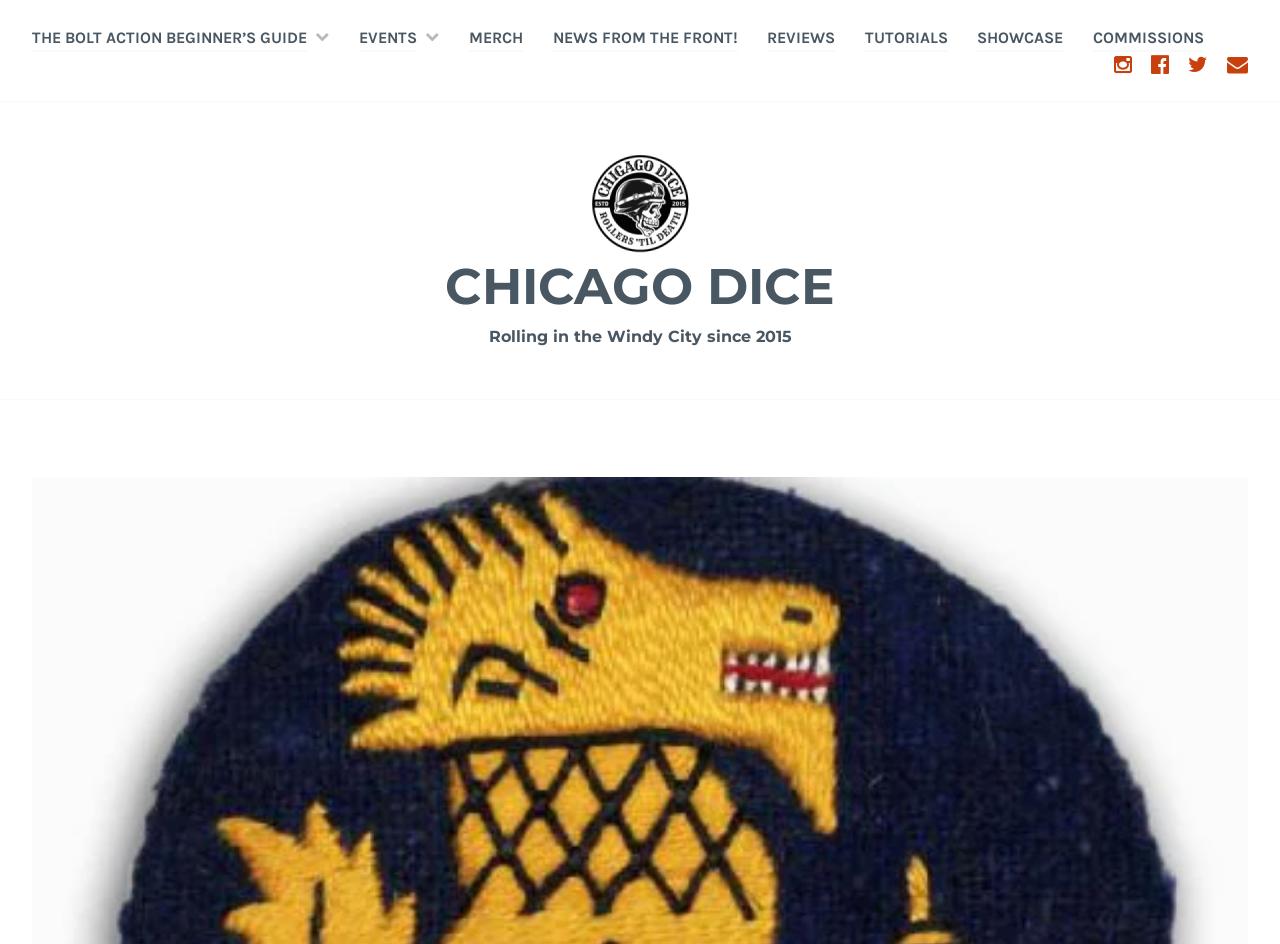  What do you see at coordinates (1020, 36) in the screenshot?
I see `'showcase'` at bounding box center [1020, 36].